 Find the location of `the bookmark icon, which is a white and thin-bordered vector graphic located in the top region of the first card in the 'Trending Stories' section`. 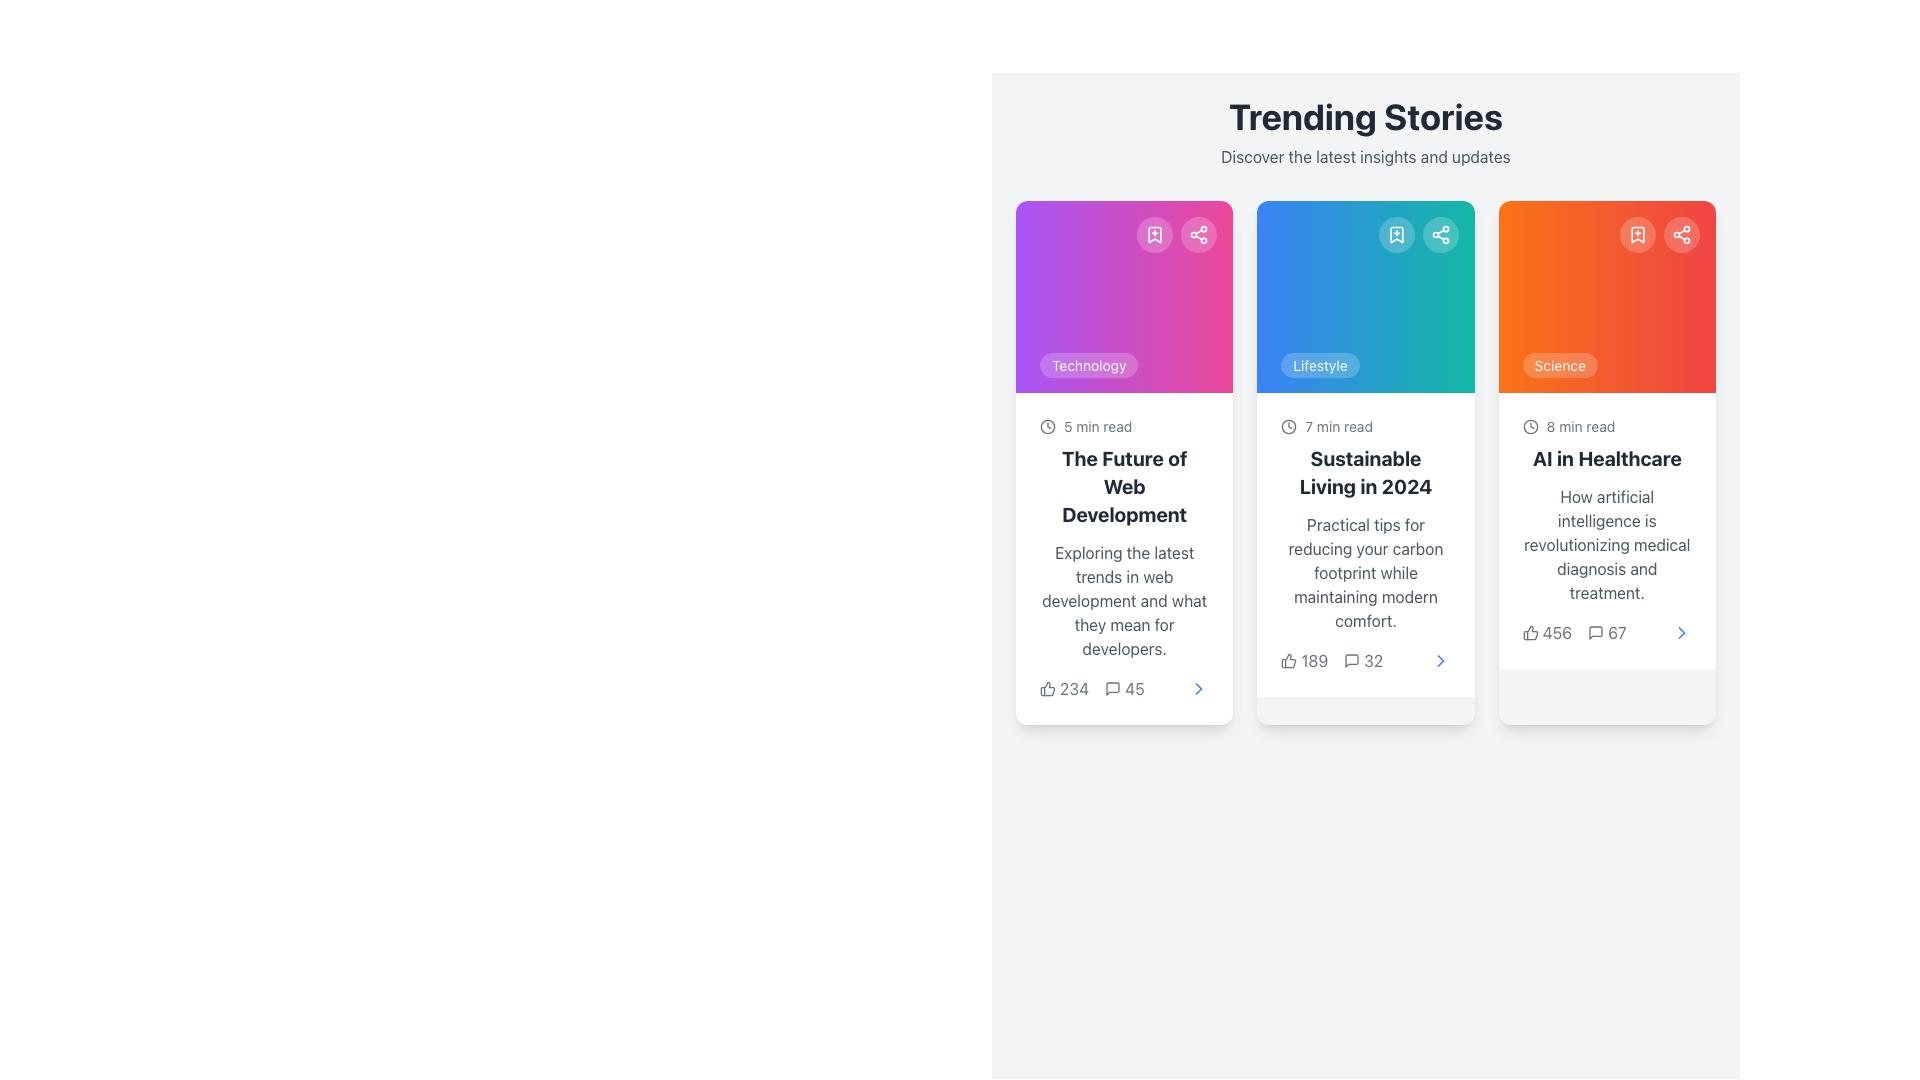

the bookmark icon, which is a white and thin-bordered vector graphic located in the top region of the first card in the 'Trending Stories' section is located at coordinates (1155, 234).